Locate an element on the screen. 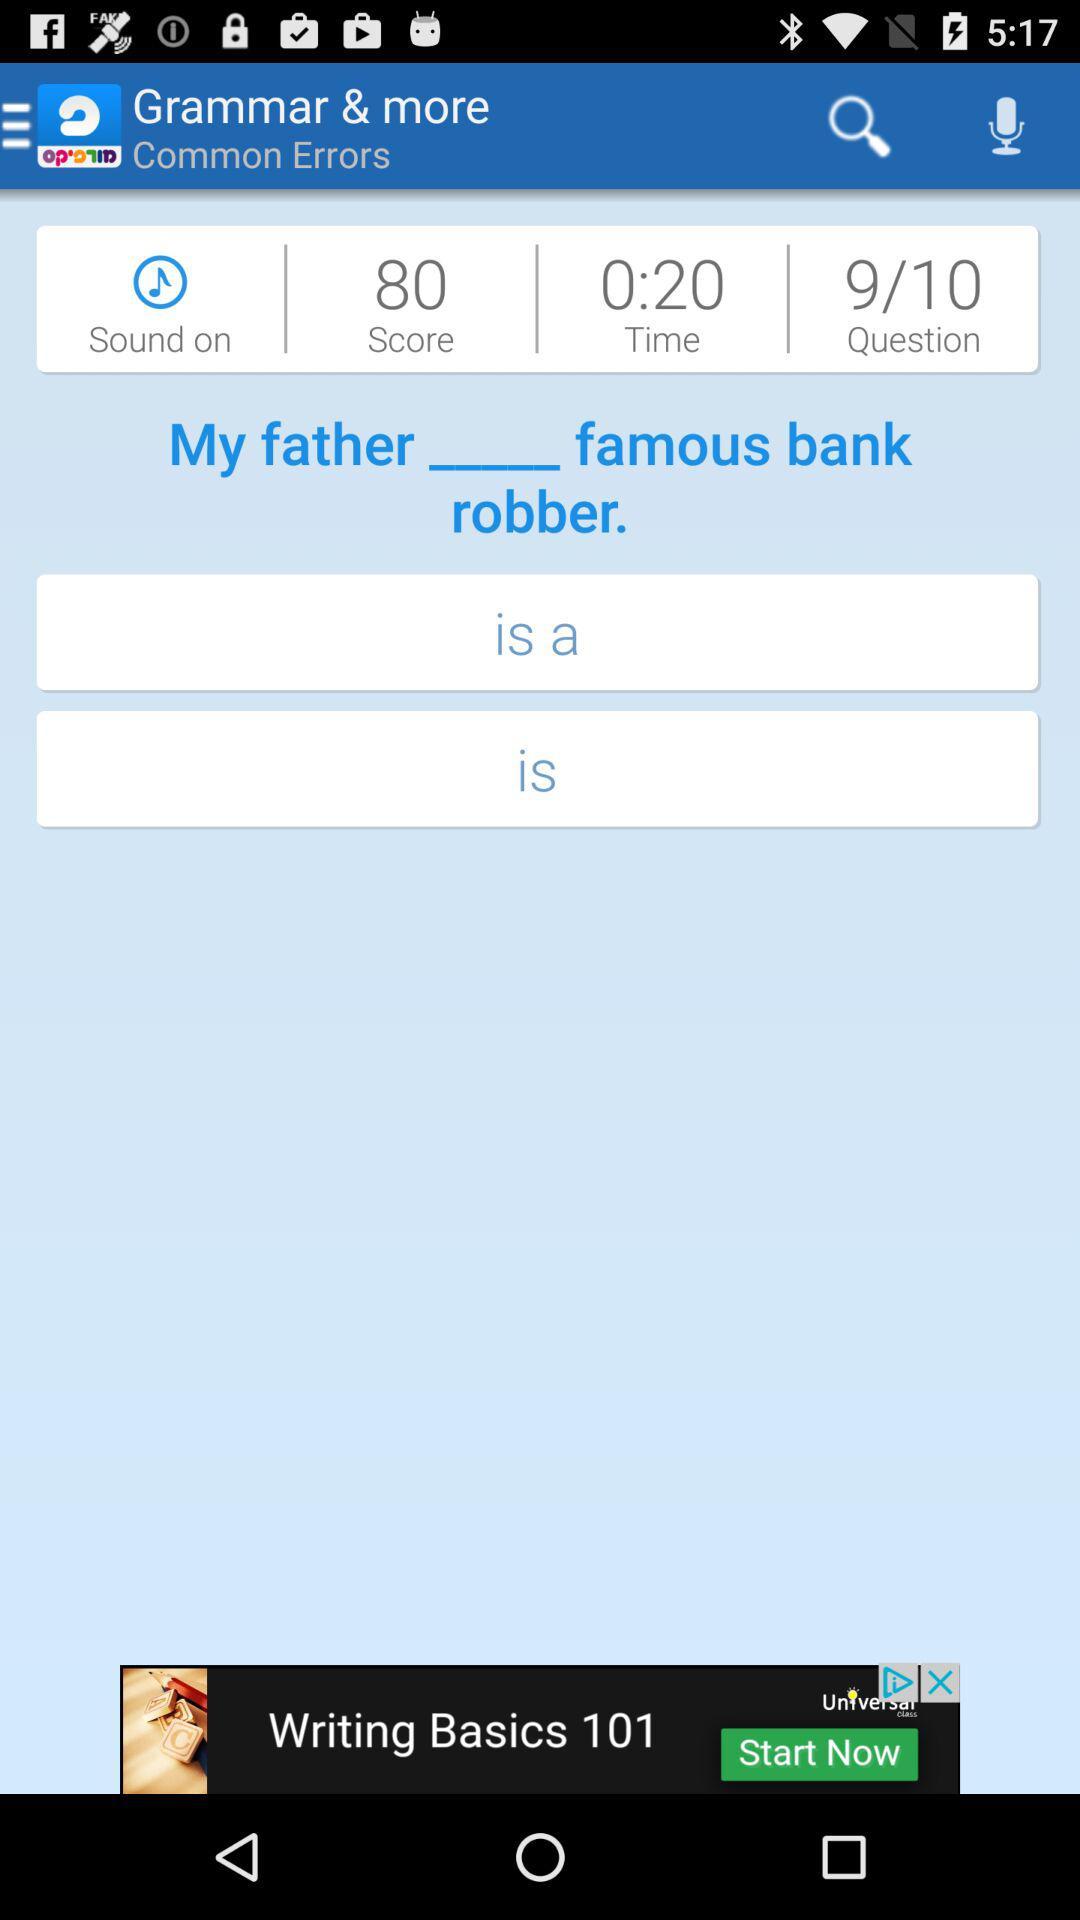 The image size is (1080, 1920). open advertisements is located at coordinates (540, 1727).